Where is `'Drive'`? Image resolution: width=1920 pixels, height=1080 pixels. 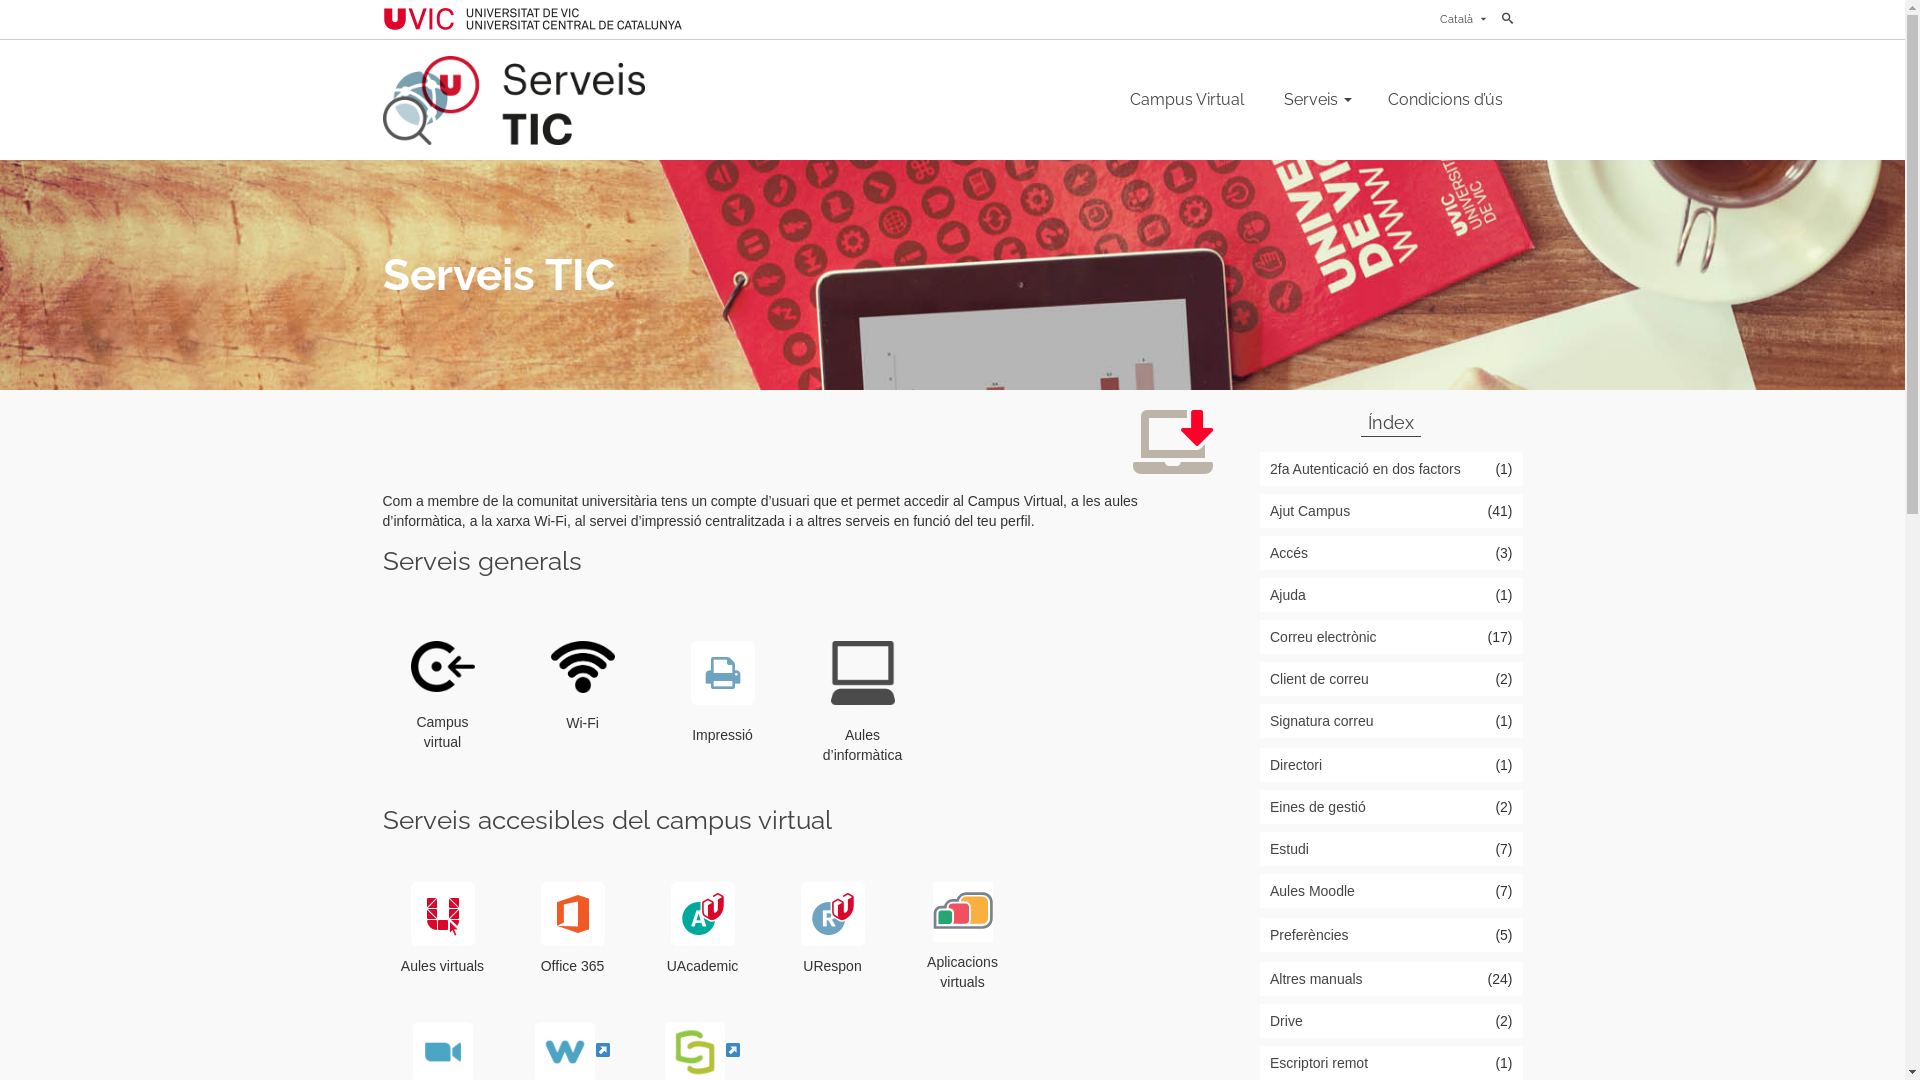
'Drive' is located at coordinates (1390, 1021).